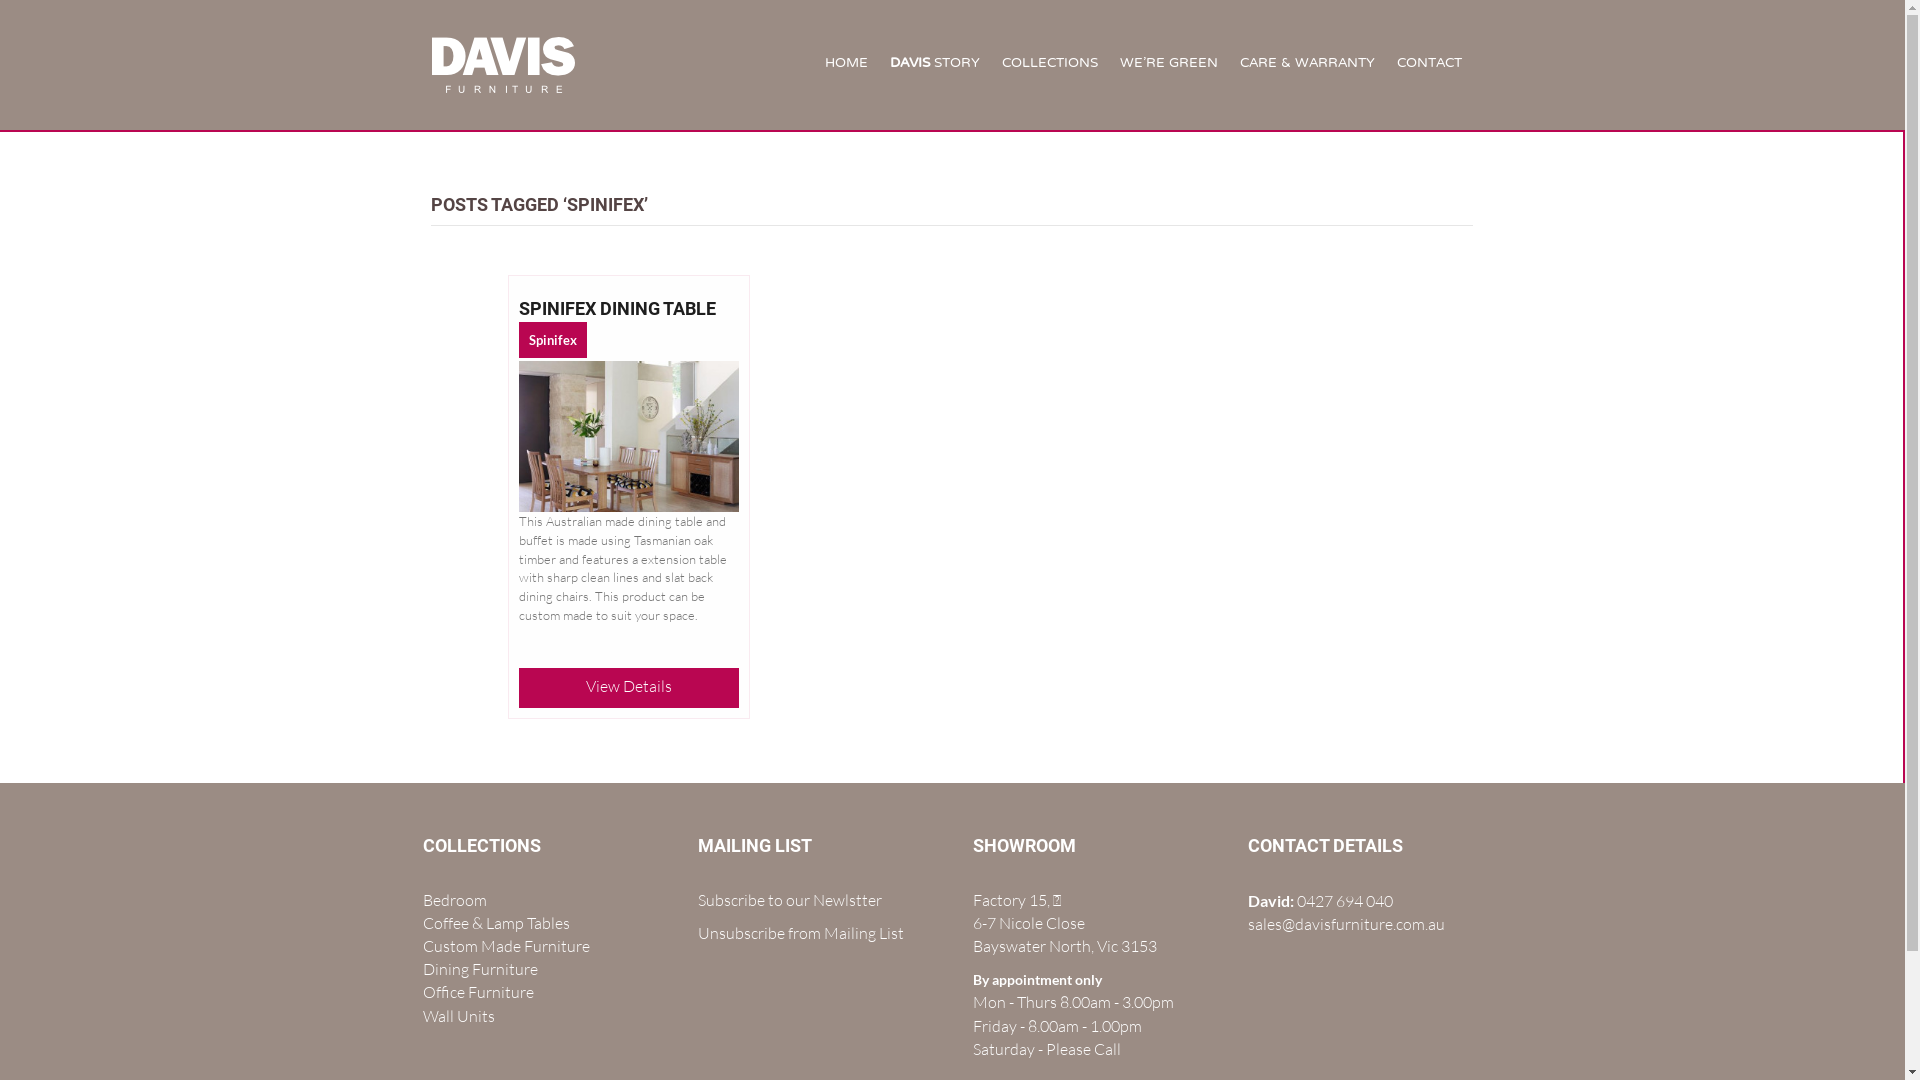 Image resolution: width=1920 pixels, height=1080 pixels. Describe the element at coordinates (1428, 64) in the screenshot. I see `'CONTACT'` at that location.